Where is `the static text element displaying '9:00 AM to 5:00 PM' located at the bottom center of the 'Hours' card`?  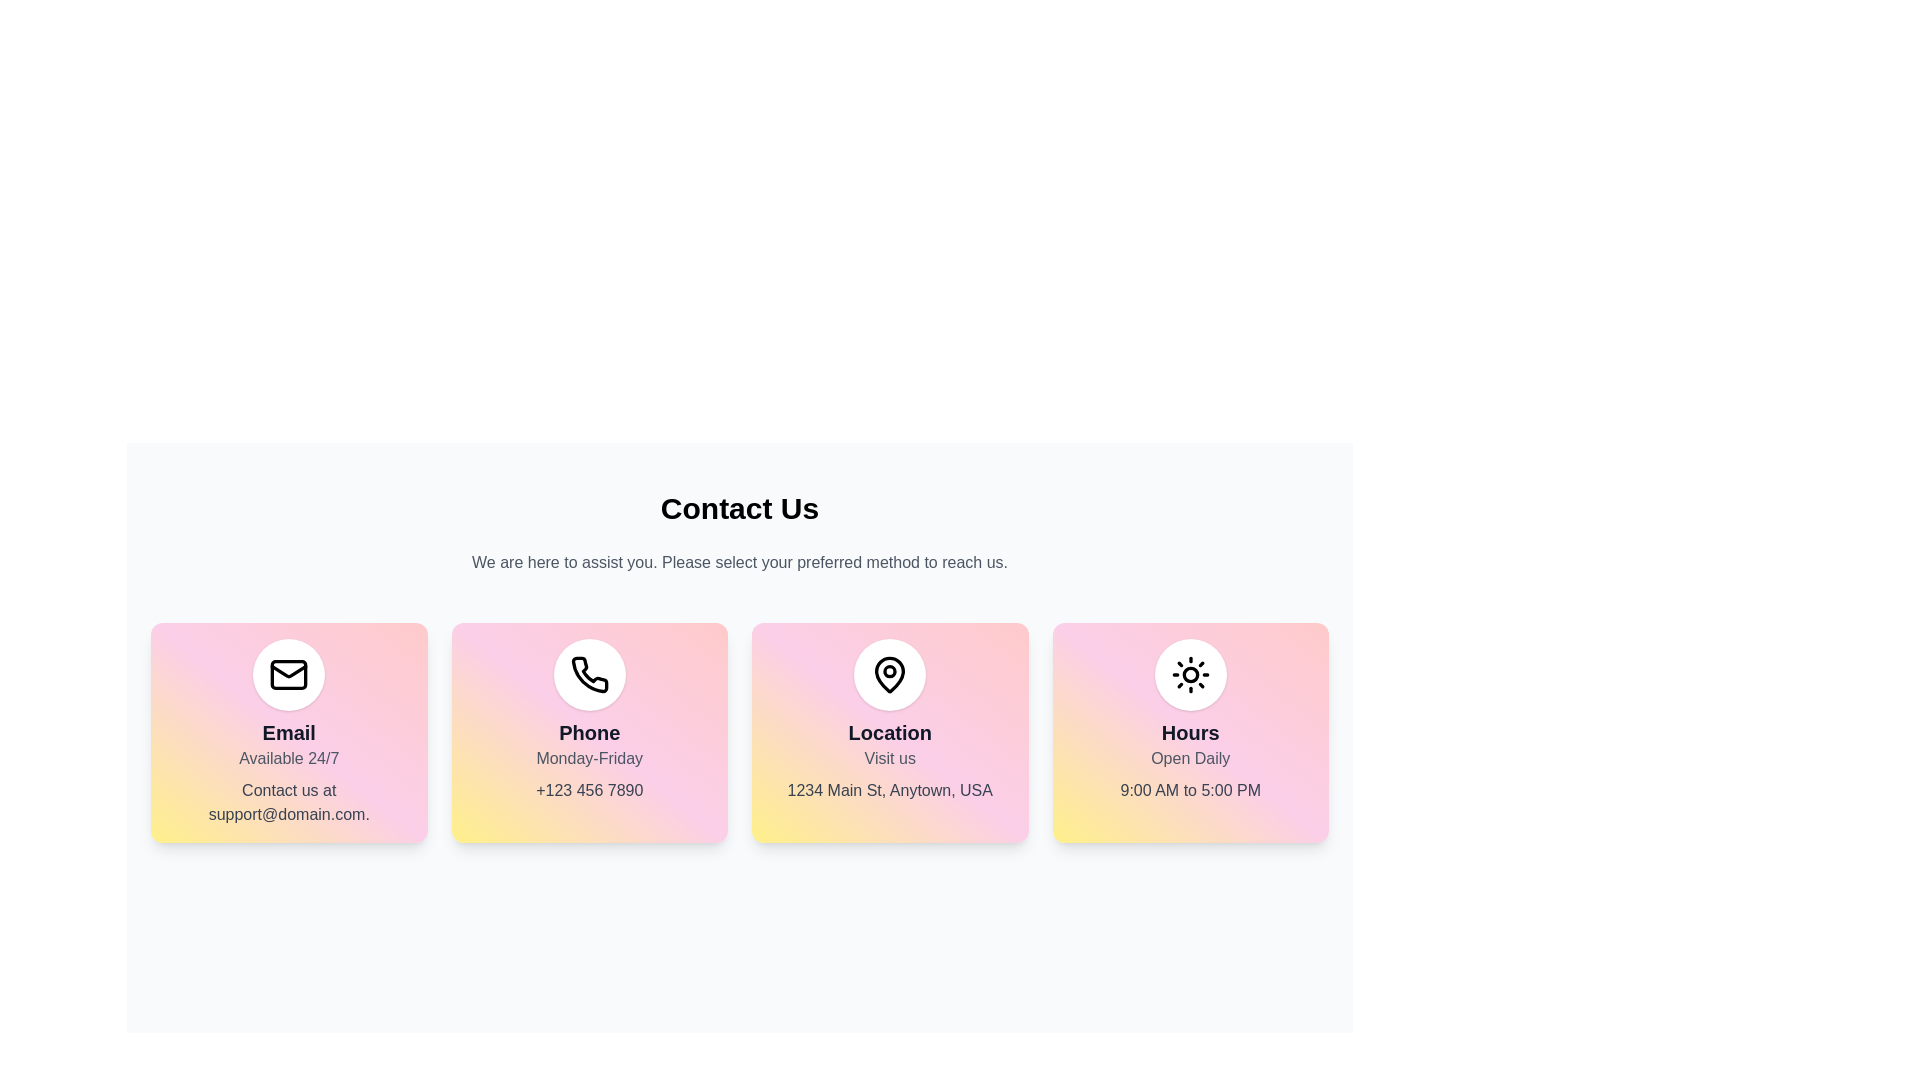 the static text element displaying '9:00 AM to 5:00 PM' located at the bottom center of the 'Hours' card is located at coordinates (1190, 789).